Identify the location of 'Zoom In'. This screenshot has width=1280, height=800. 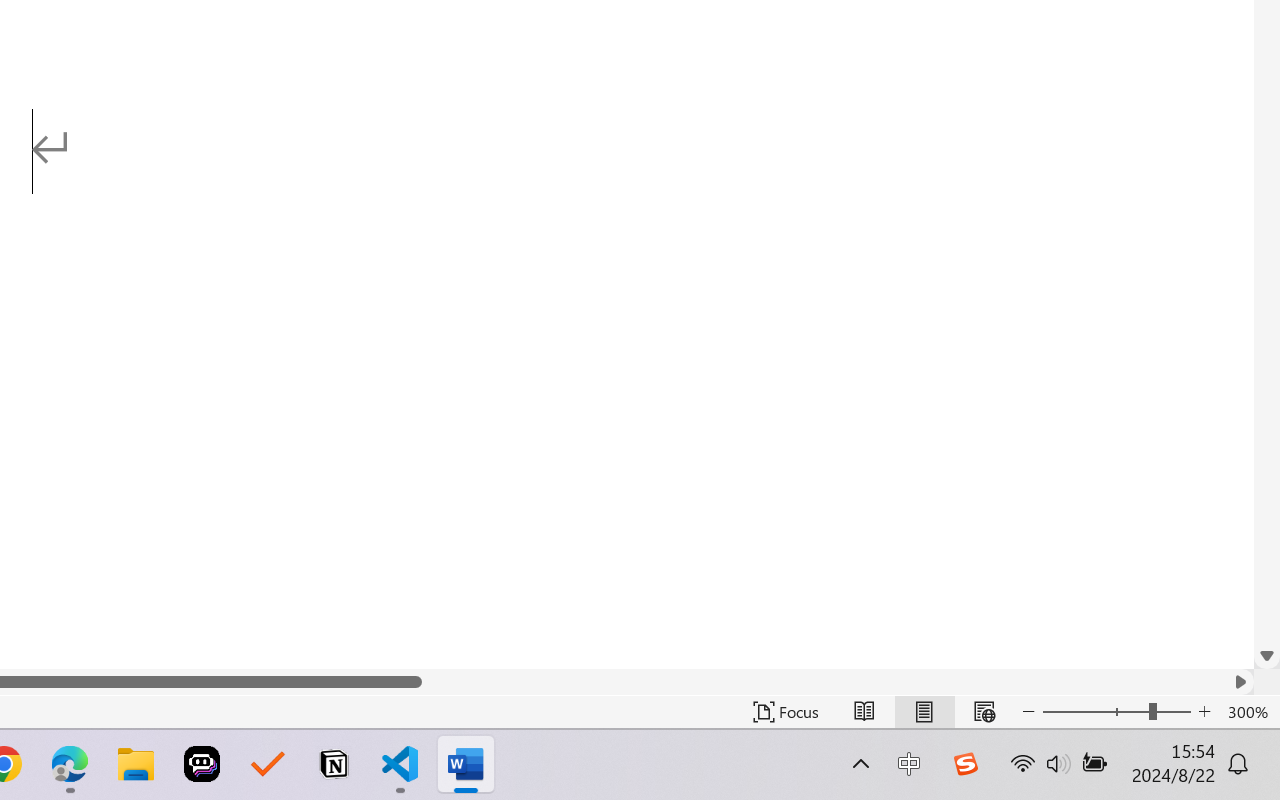
(1204, 711).